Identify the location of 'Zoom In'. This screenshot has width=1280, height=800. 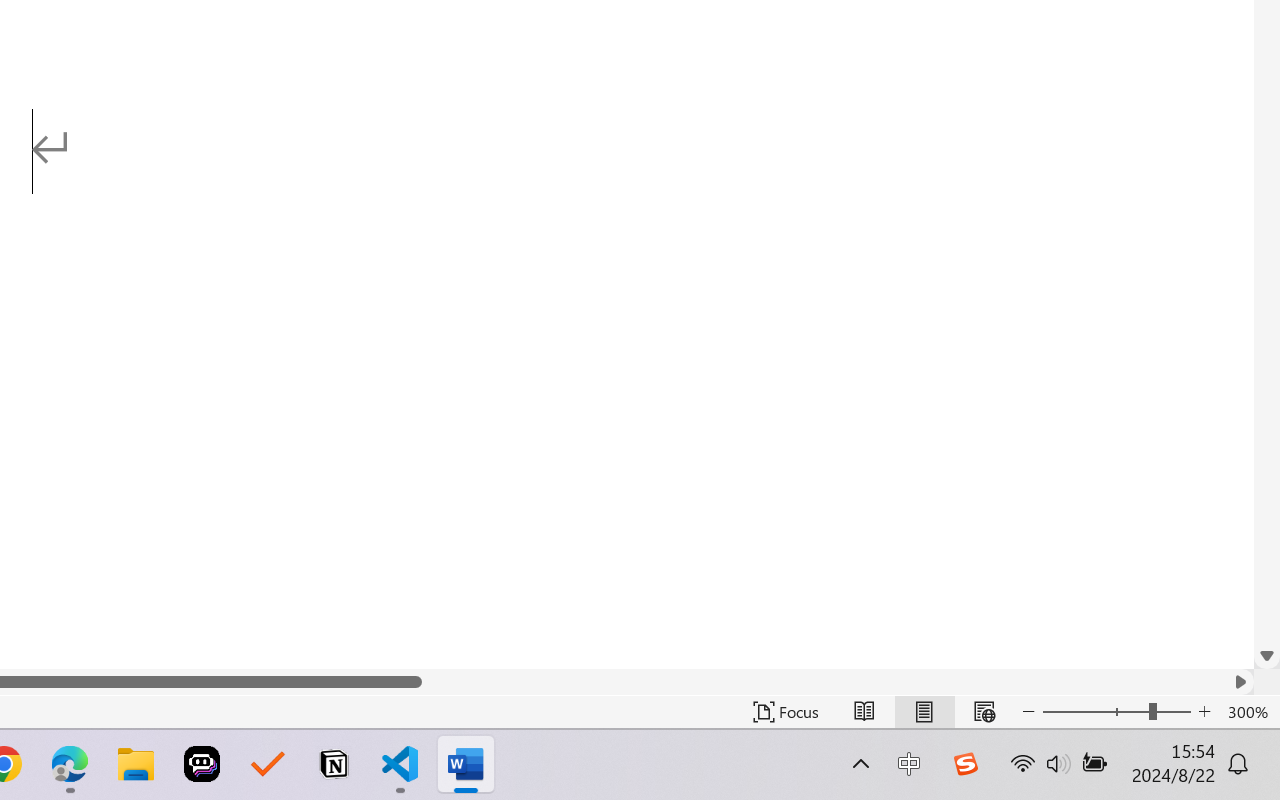
(1204, 711).